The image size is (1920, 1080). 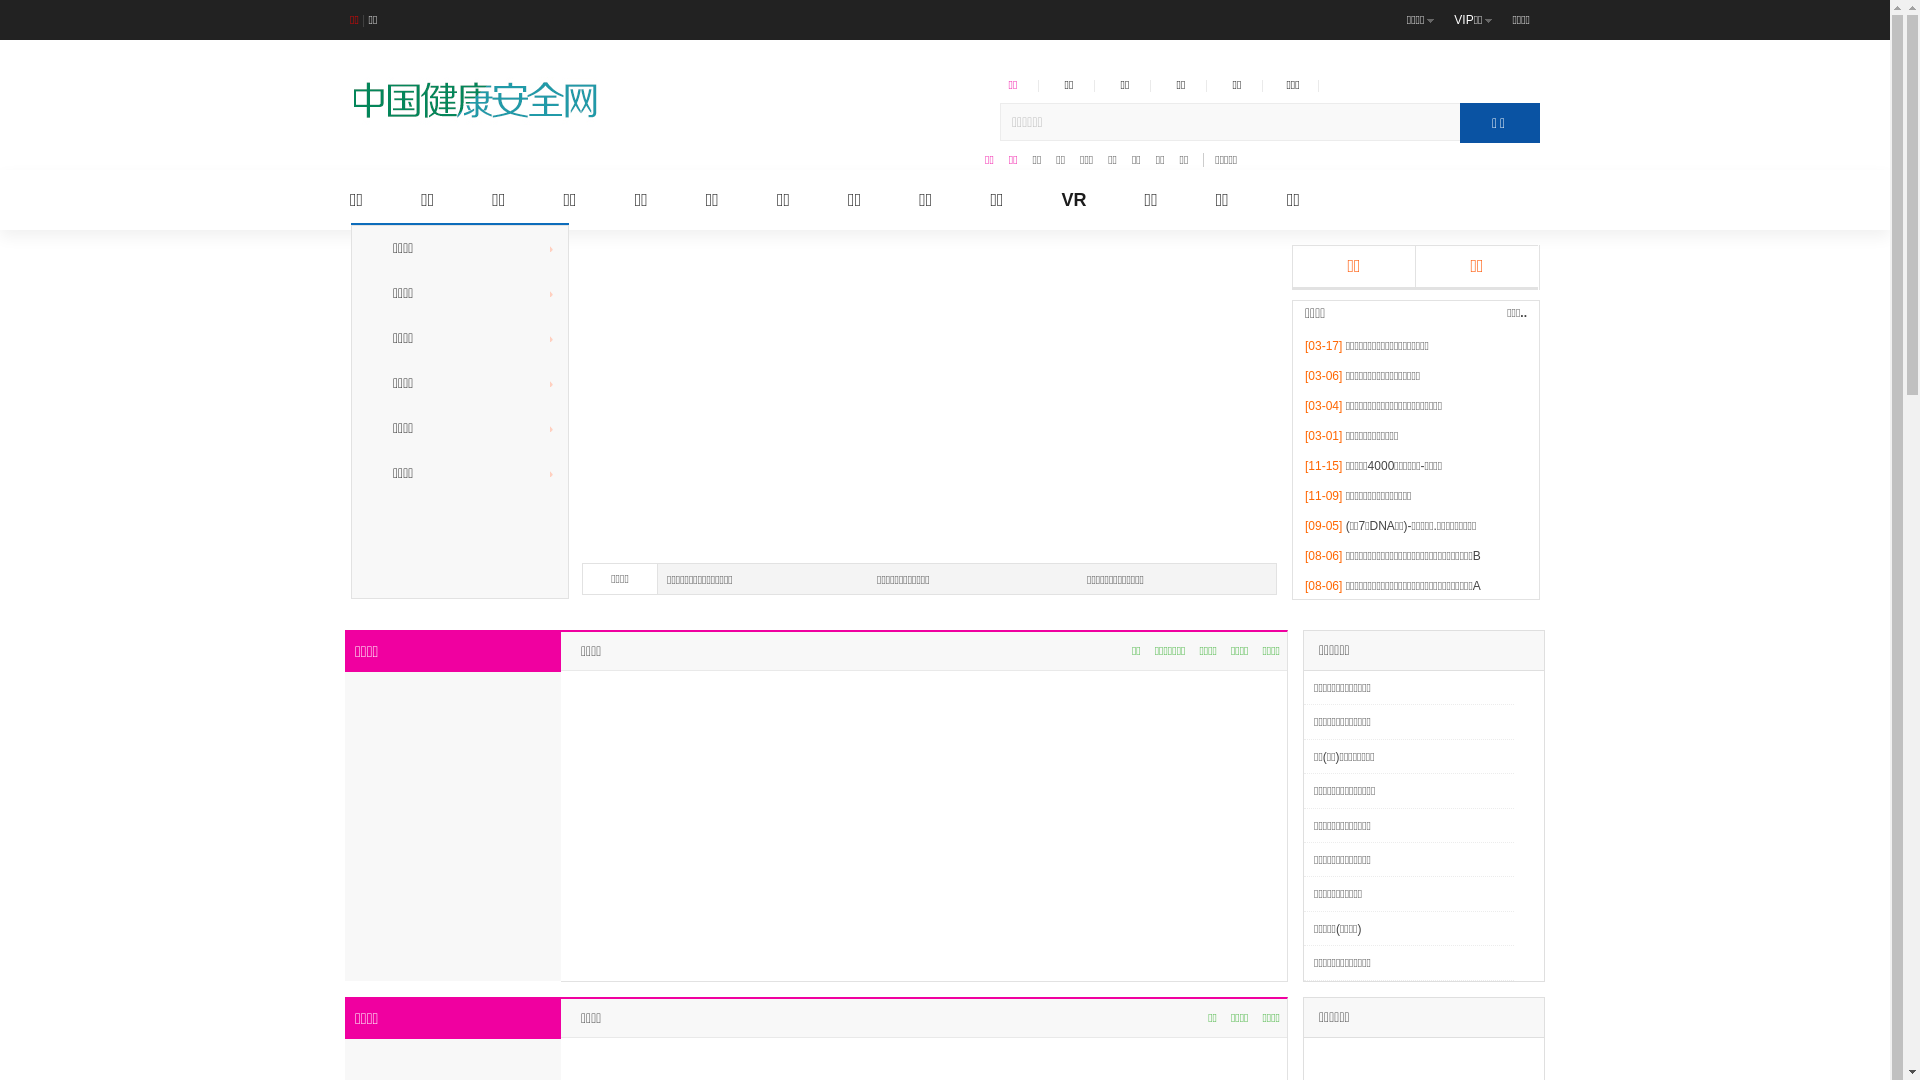 What do you see at coordinates (1323, 585) in the screenshot?
I see `'[08-06]'` at bounding box center [1323, 585].